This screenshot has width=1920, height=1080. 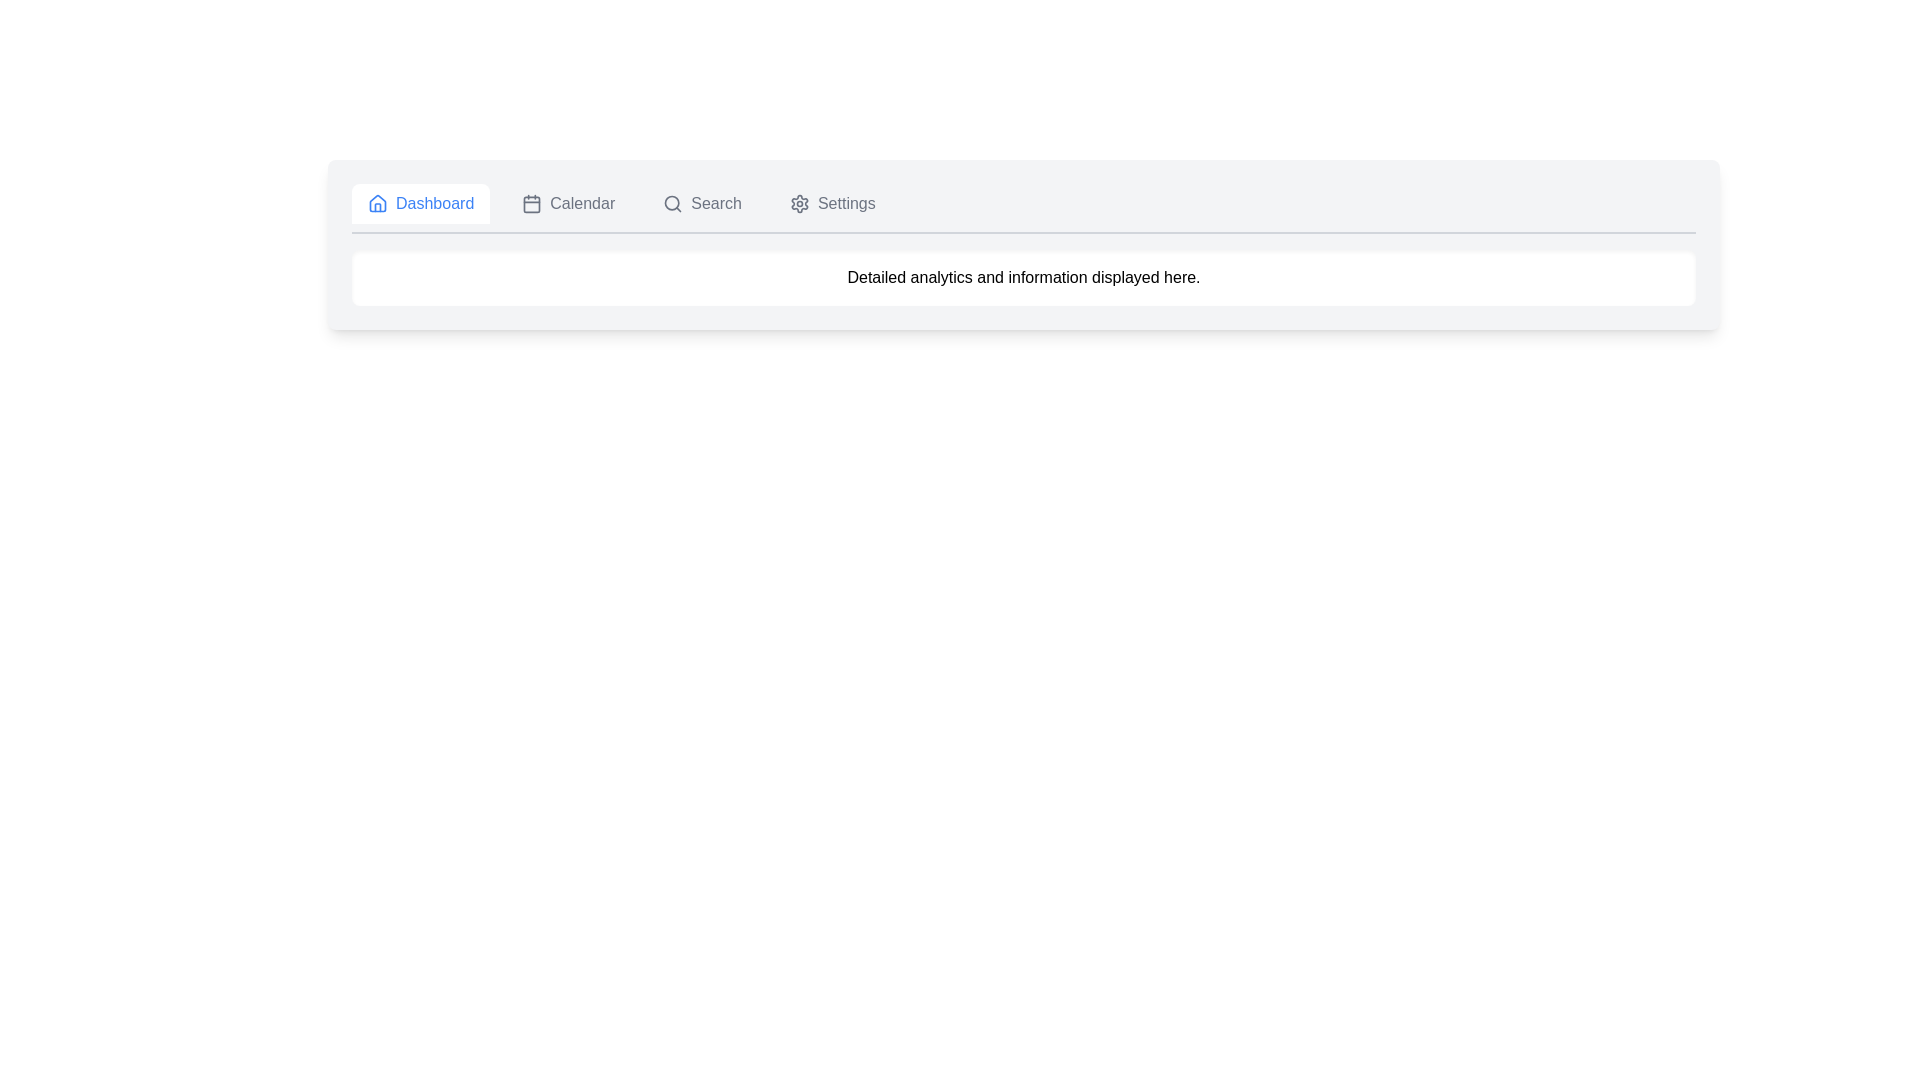 I want to click on the circular search icon located in the top navigation bar next to the 'Dashboard', 'Calendar', and 'Settings' options, so click(x=672, y=203).